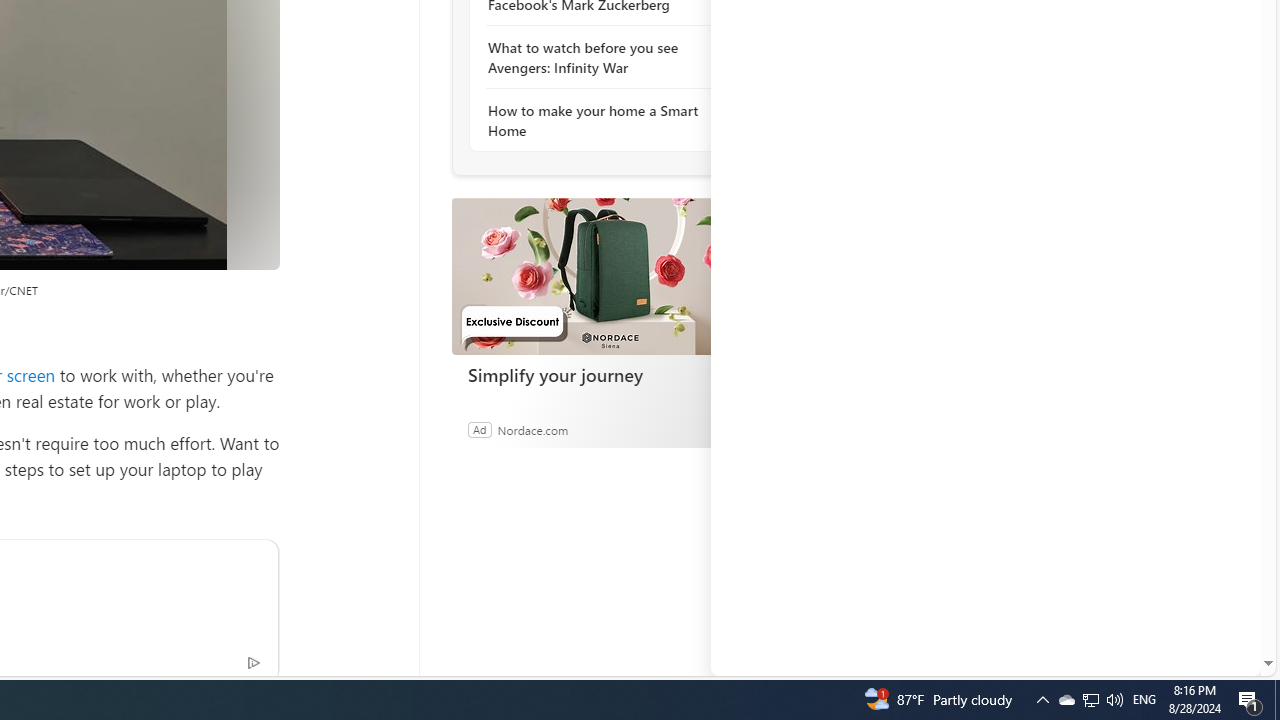 The height and width of the screenshot is (720, 1280). I want to click on 'Simplify your journey', so click(600, 276).